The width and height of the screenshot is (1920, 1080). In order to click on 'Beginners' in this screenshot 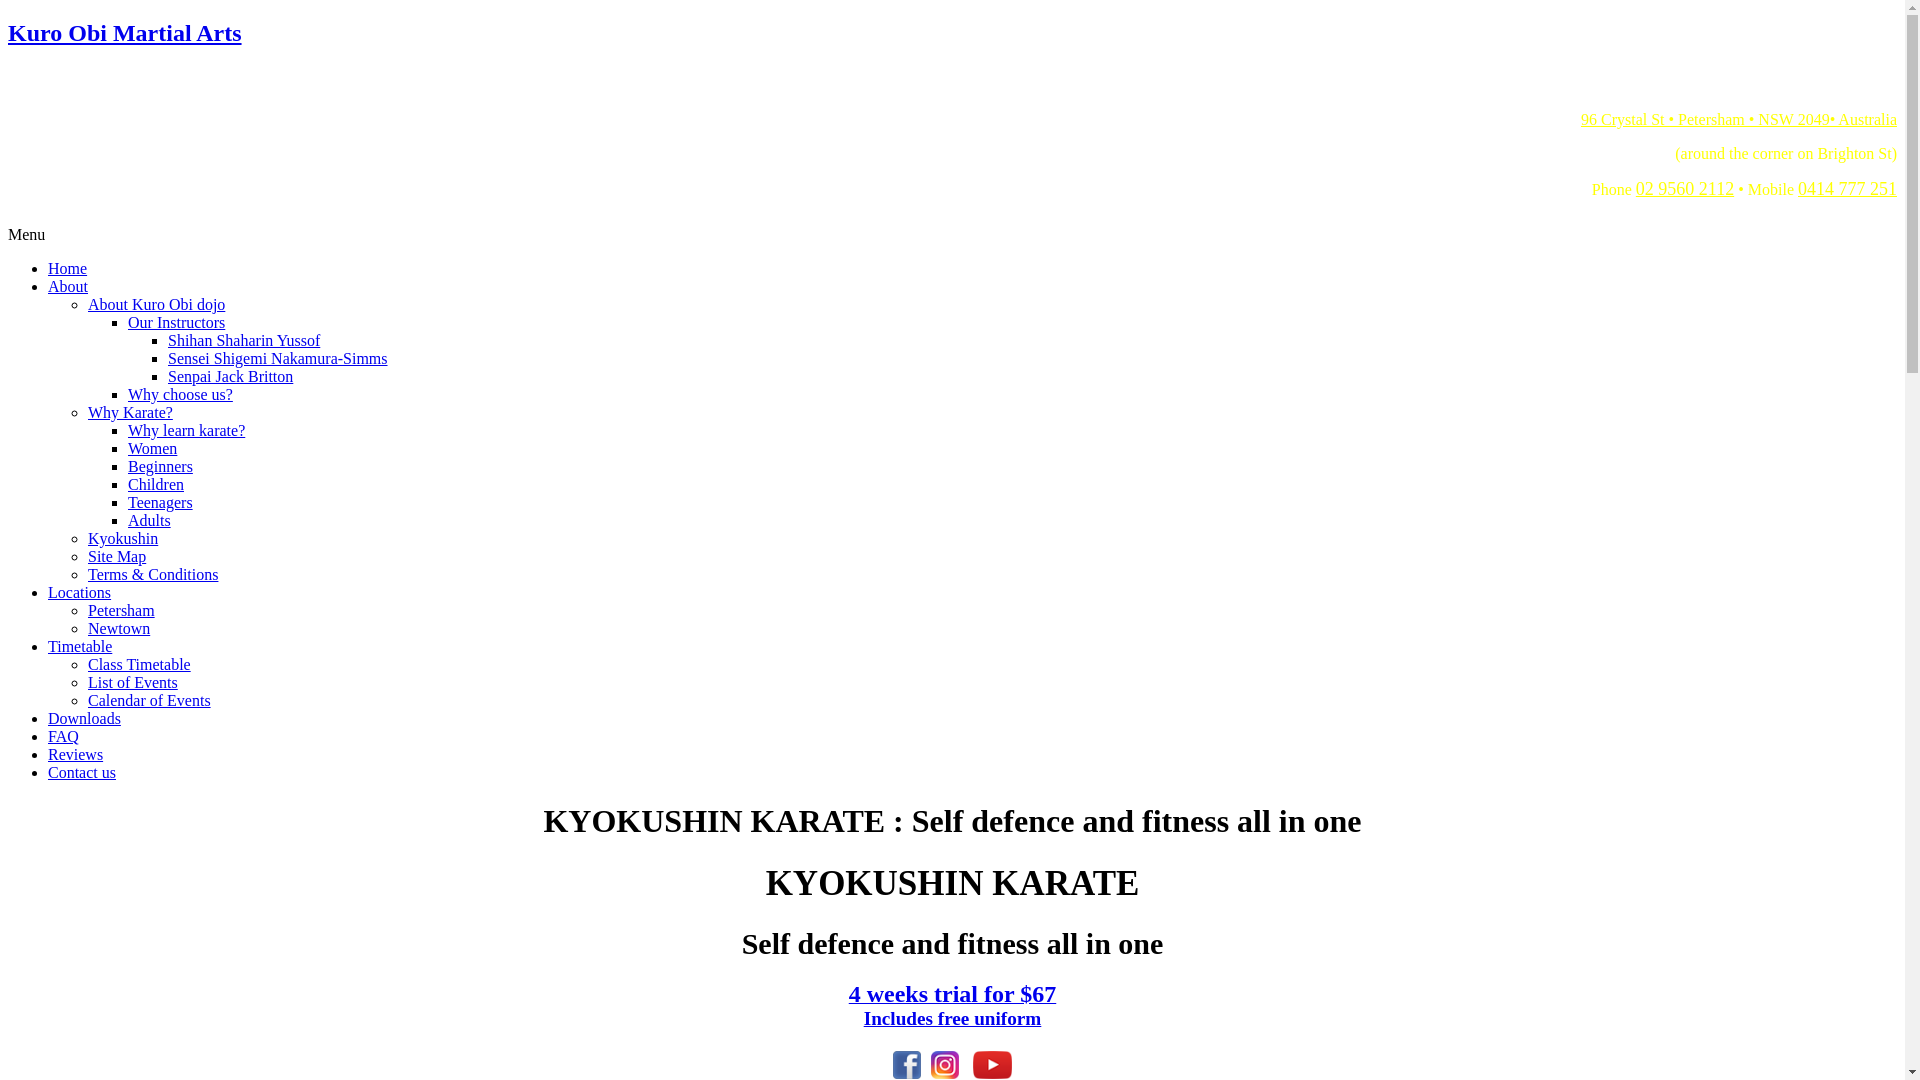, I will do `click(127, 466)`.